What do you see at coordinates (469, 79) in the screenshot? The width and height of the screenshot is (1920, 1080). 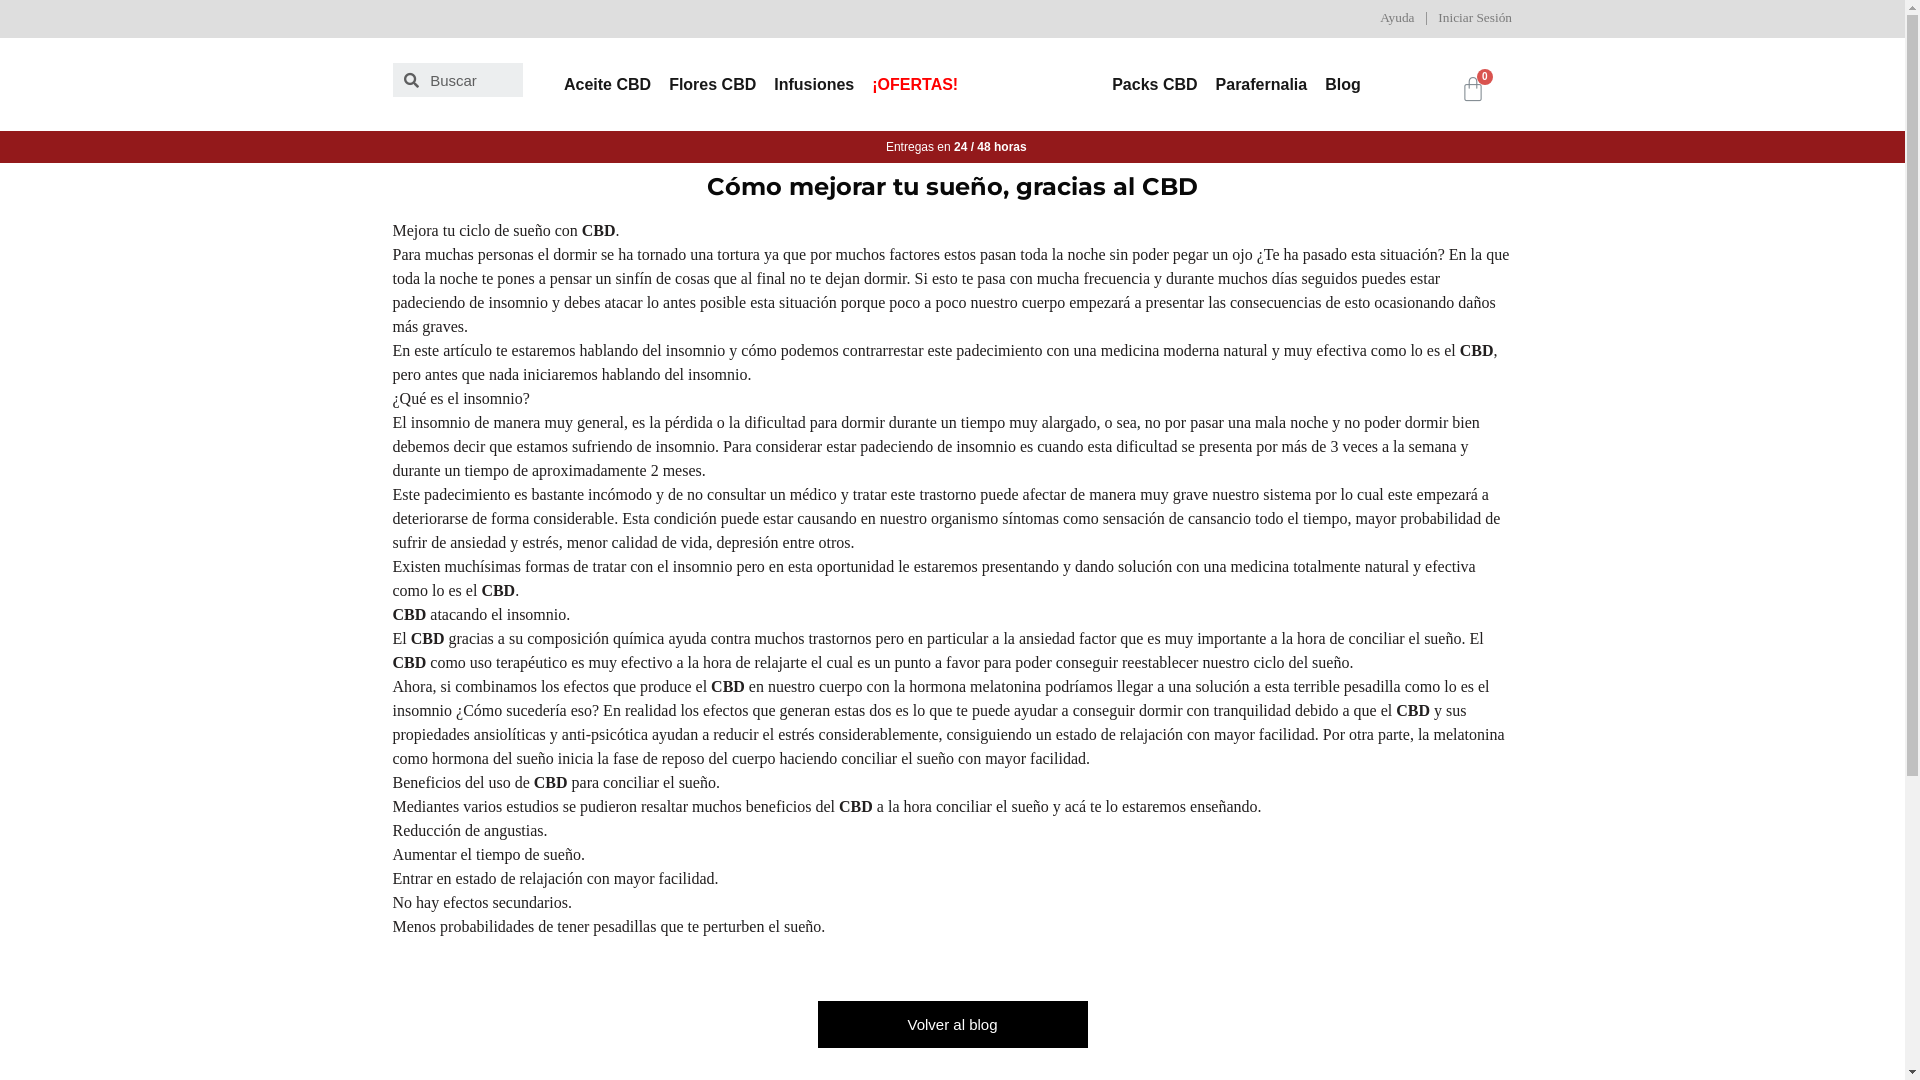 I see `'Search'` at bounding box center [469, 79].